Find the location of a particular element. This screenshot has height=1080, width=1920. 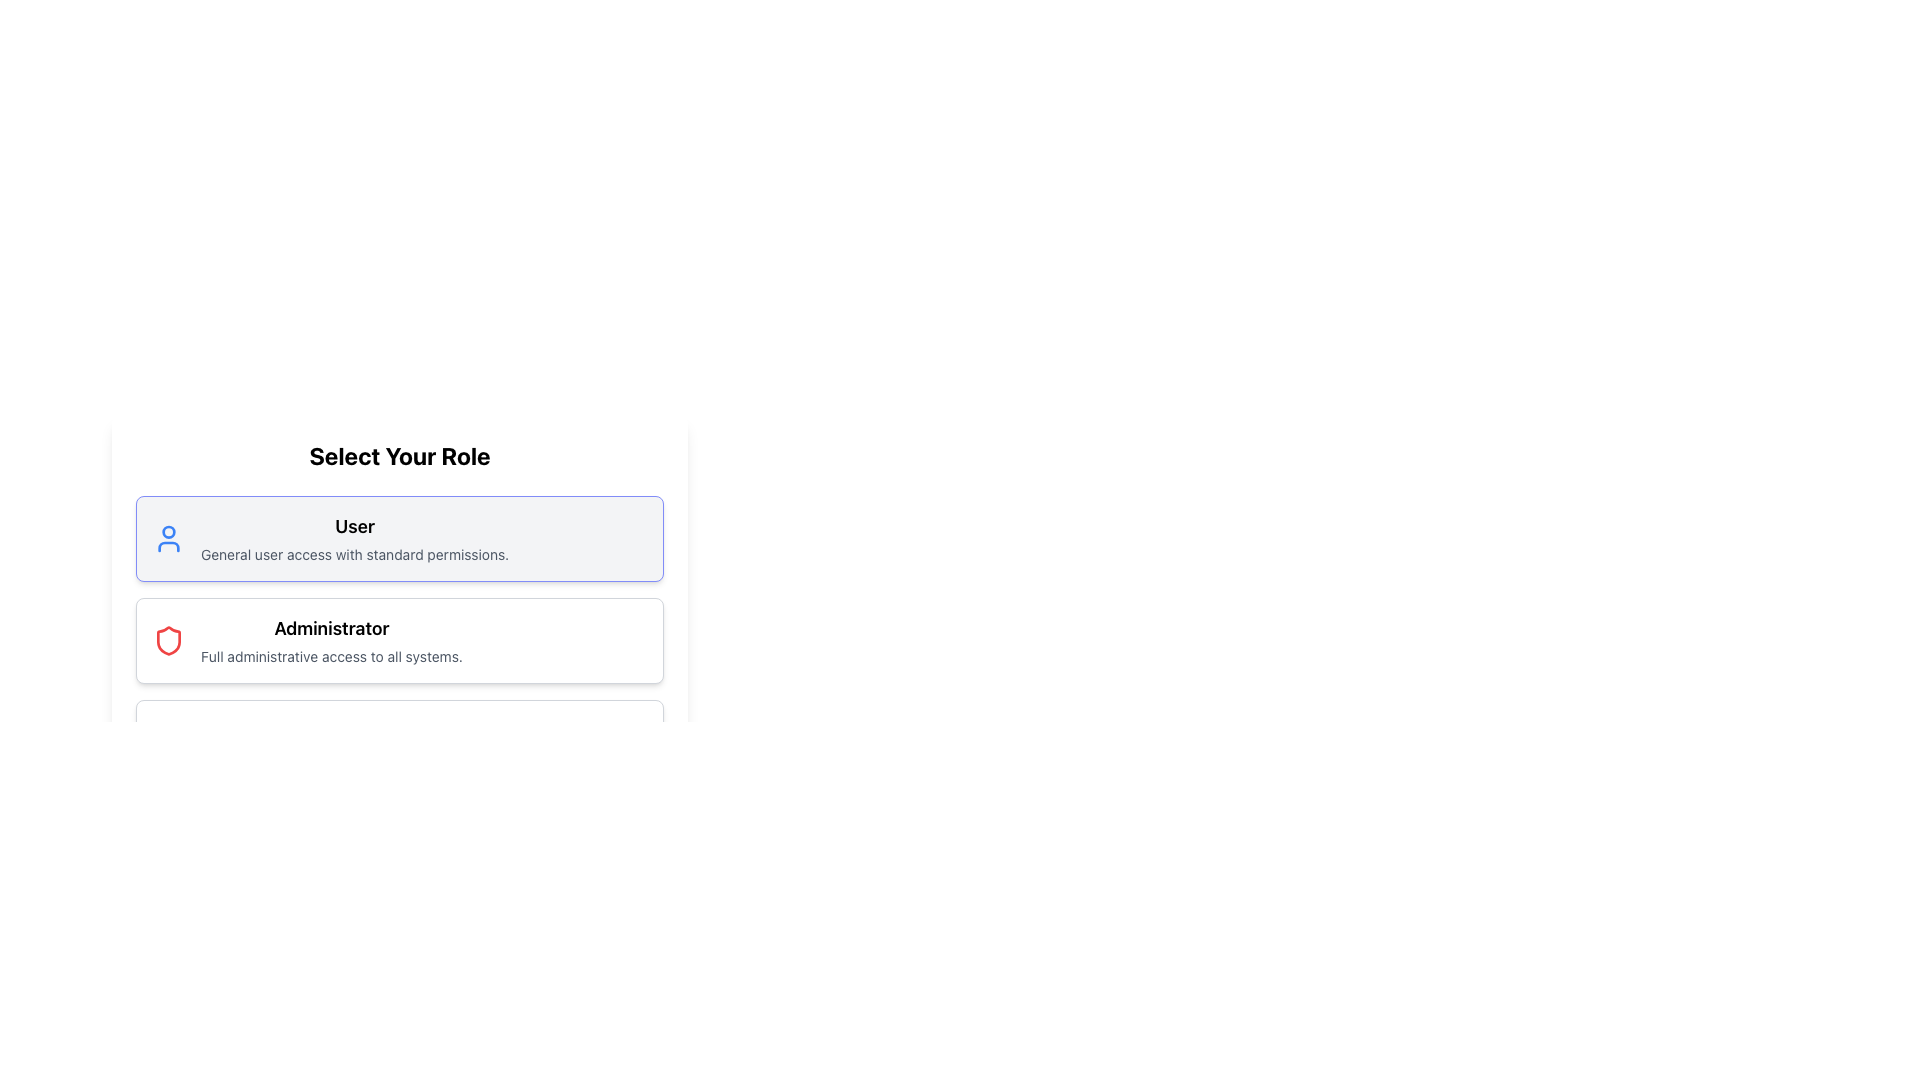

text that serves as the title for the 'Administrator' role selection option, which is positioned below the 'User' section in the roles list is located at coordinates (331, 627).